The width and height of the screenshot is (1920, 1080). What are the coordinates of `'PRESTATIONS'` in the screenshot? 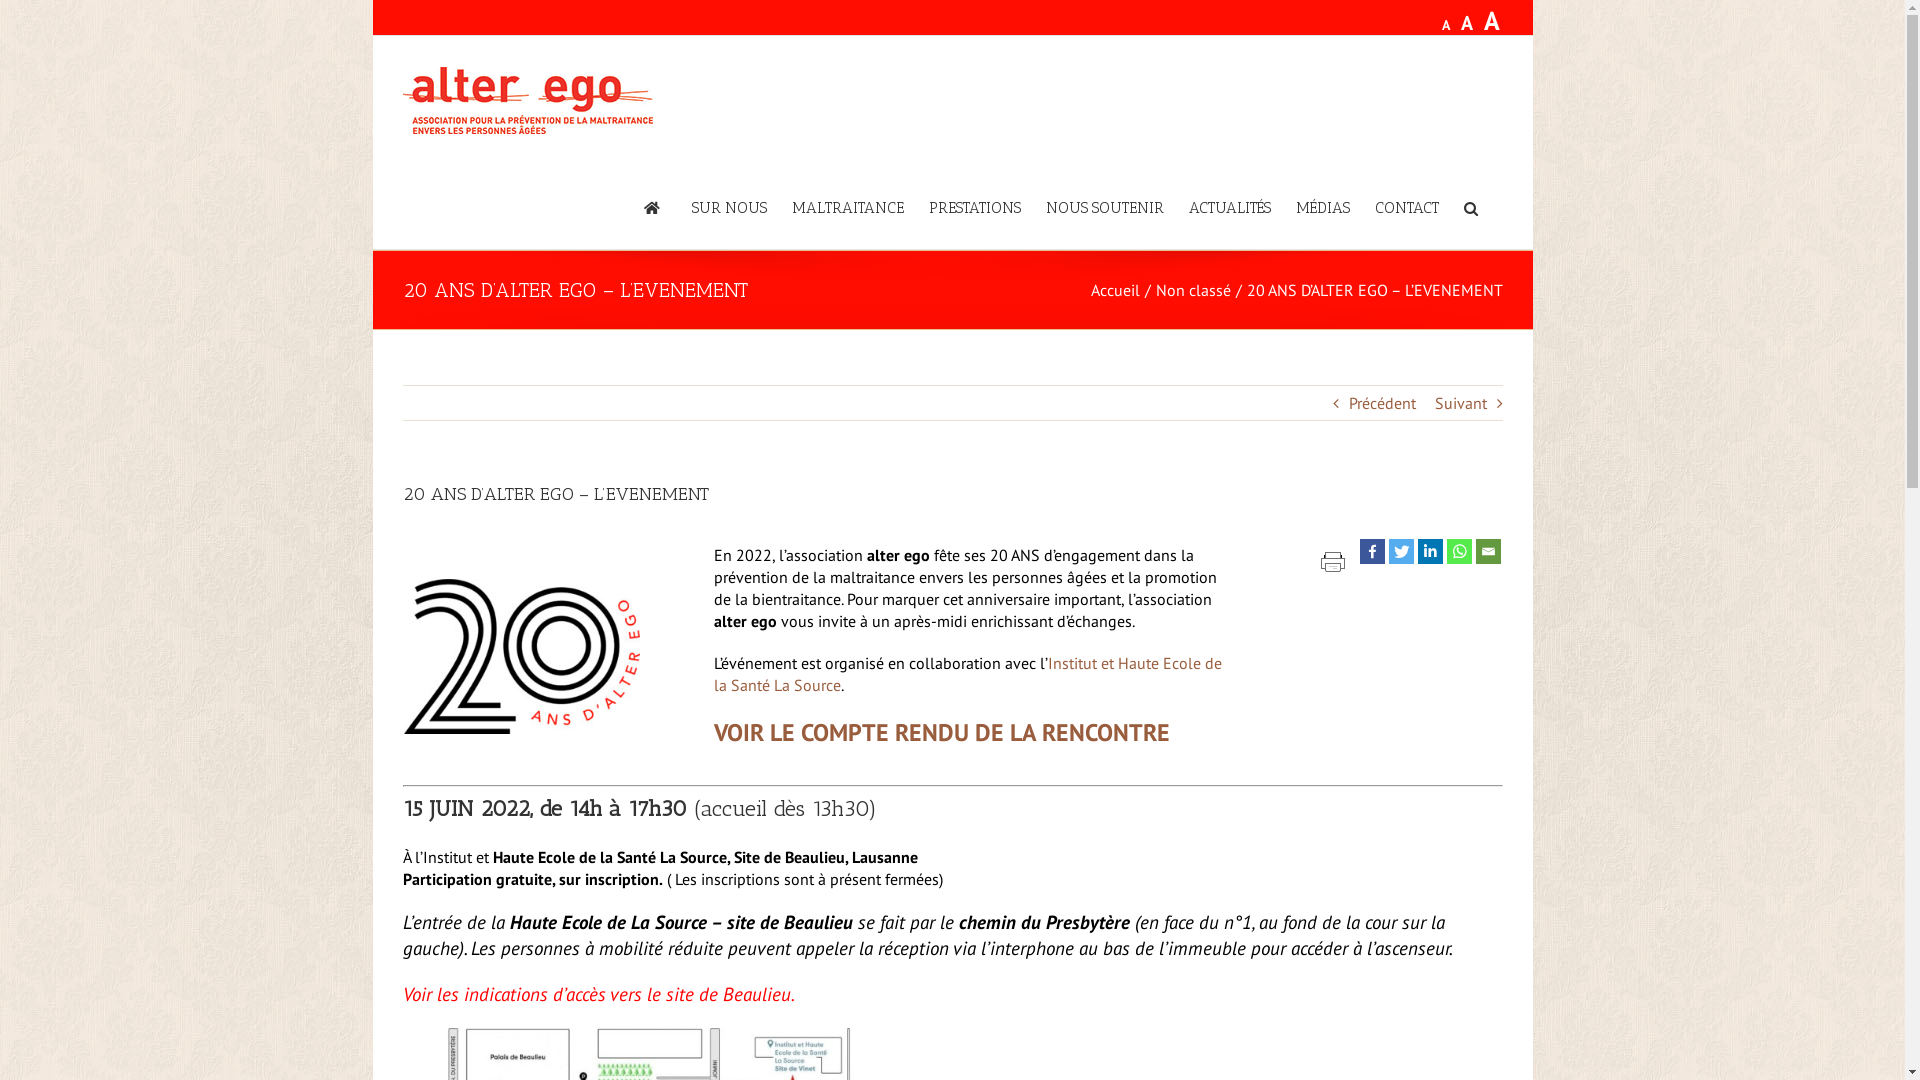 It's located at (974, 207).